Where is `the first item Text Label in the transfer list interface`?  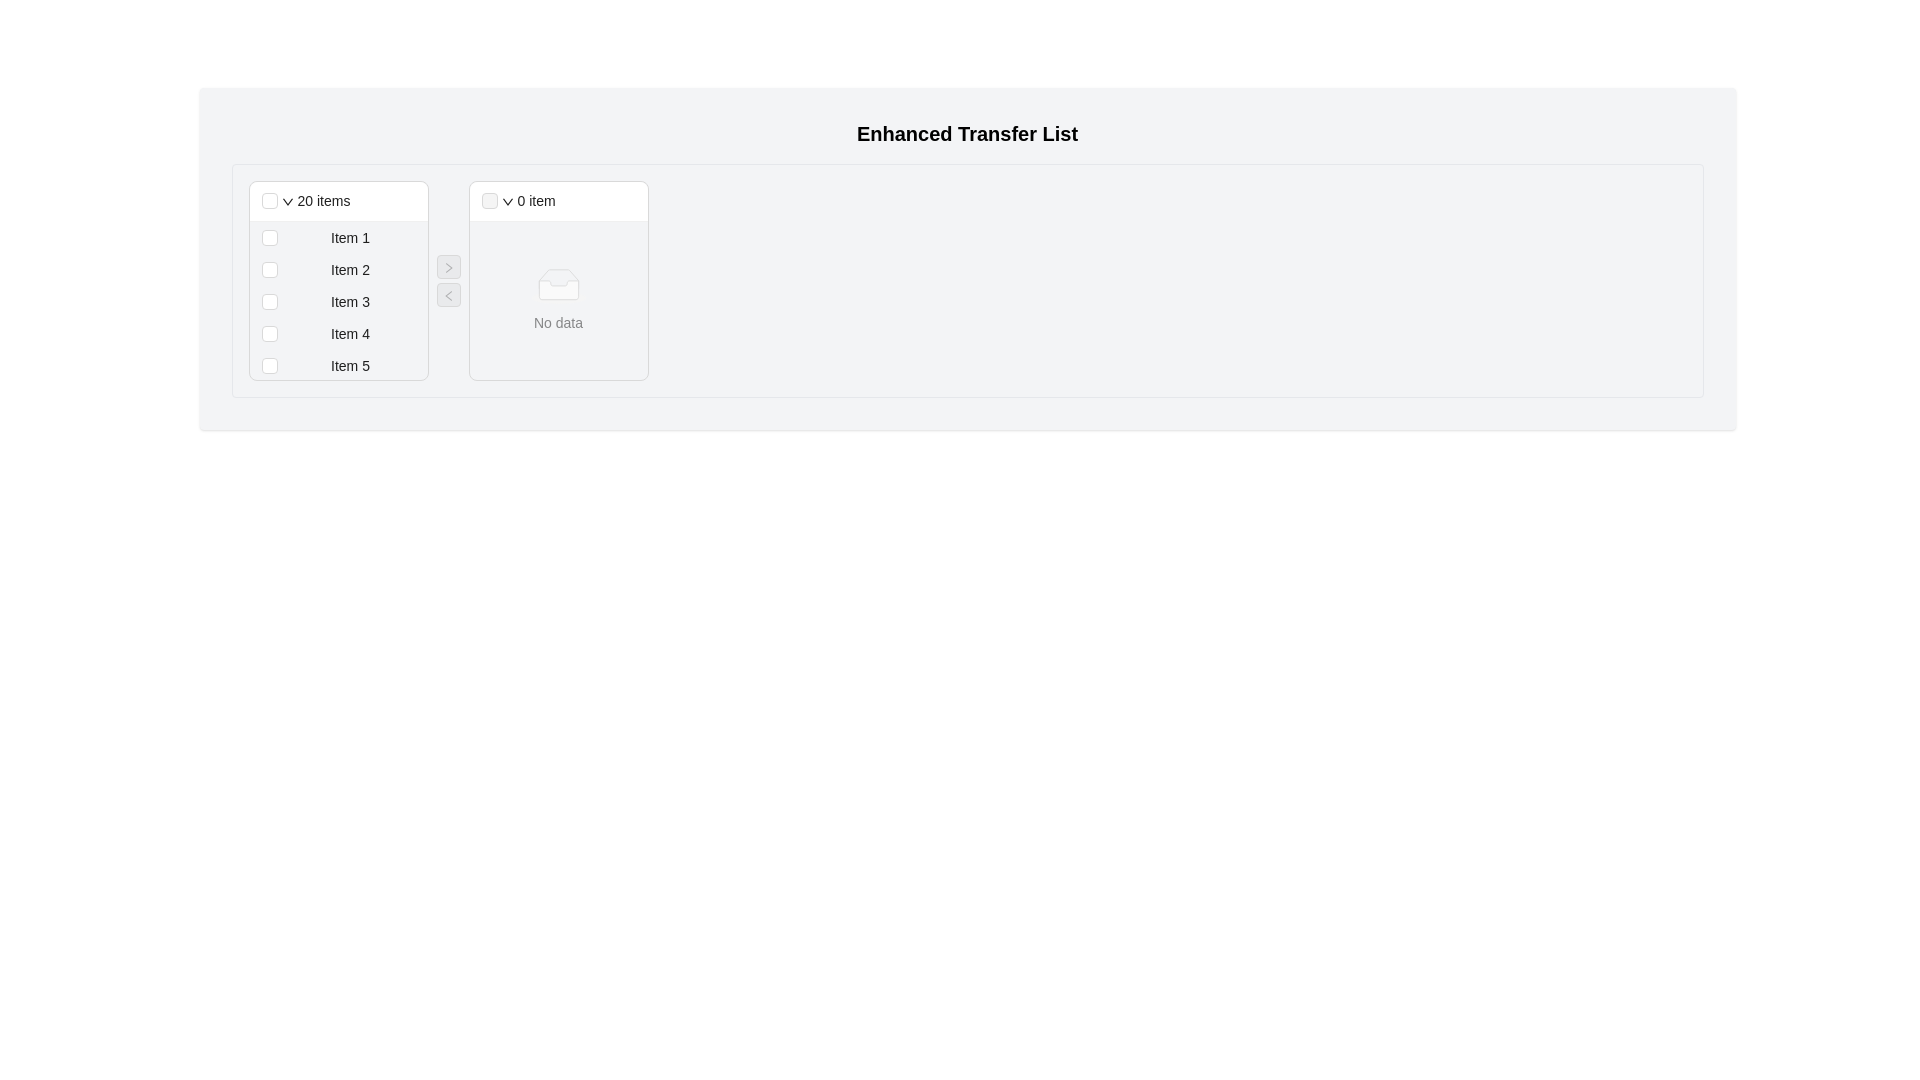 the first item Text Label in the transfer list interface is located at coordinates (350, 237).